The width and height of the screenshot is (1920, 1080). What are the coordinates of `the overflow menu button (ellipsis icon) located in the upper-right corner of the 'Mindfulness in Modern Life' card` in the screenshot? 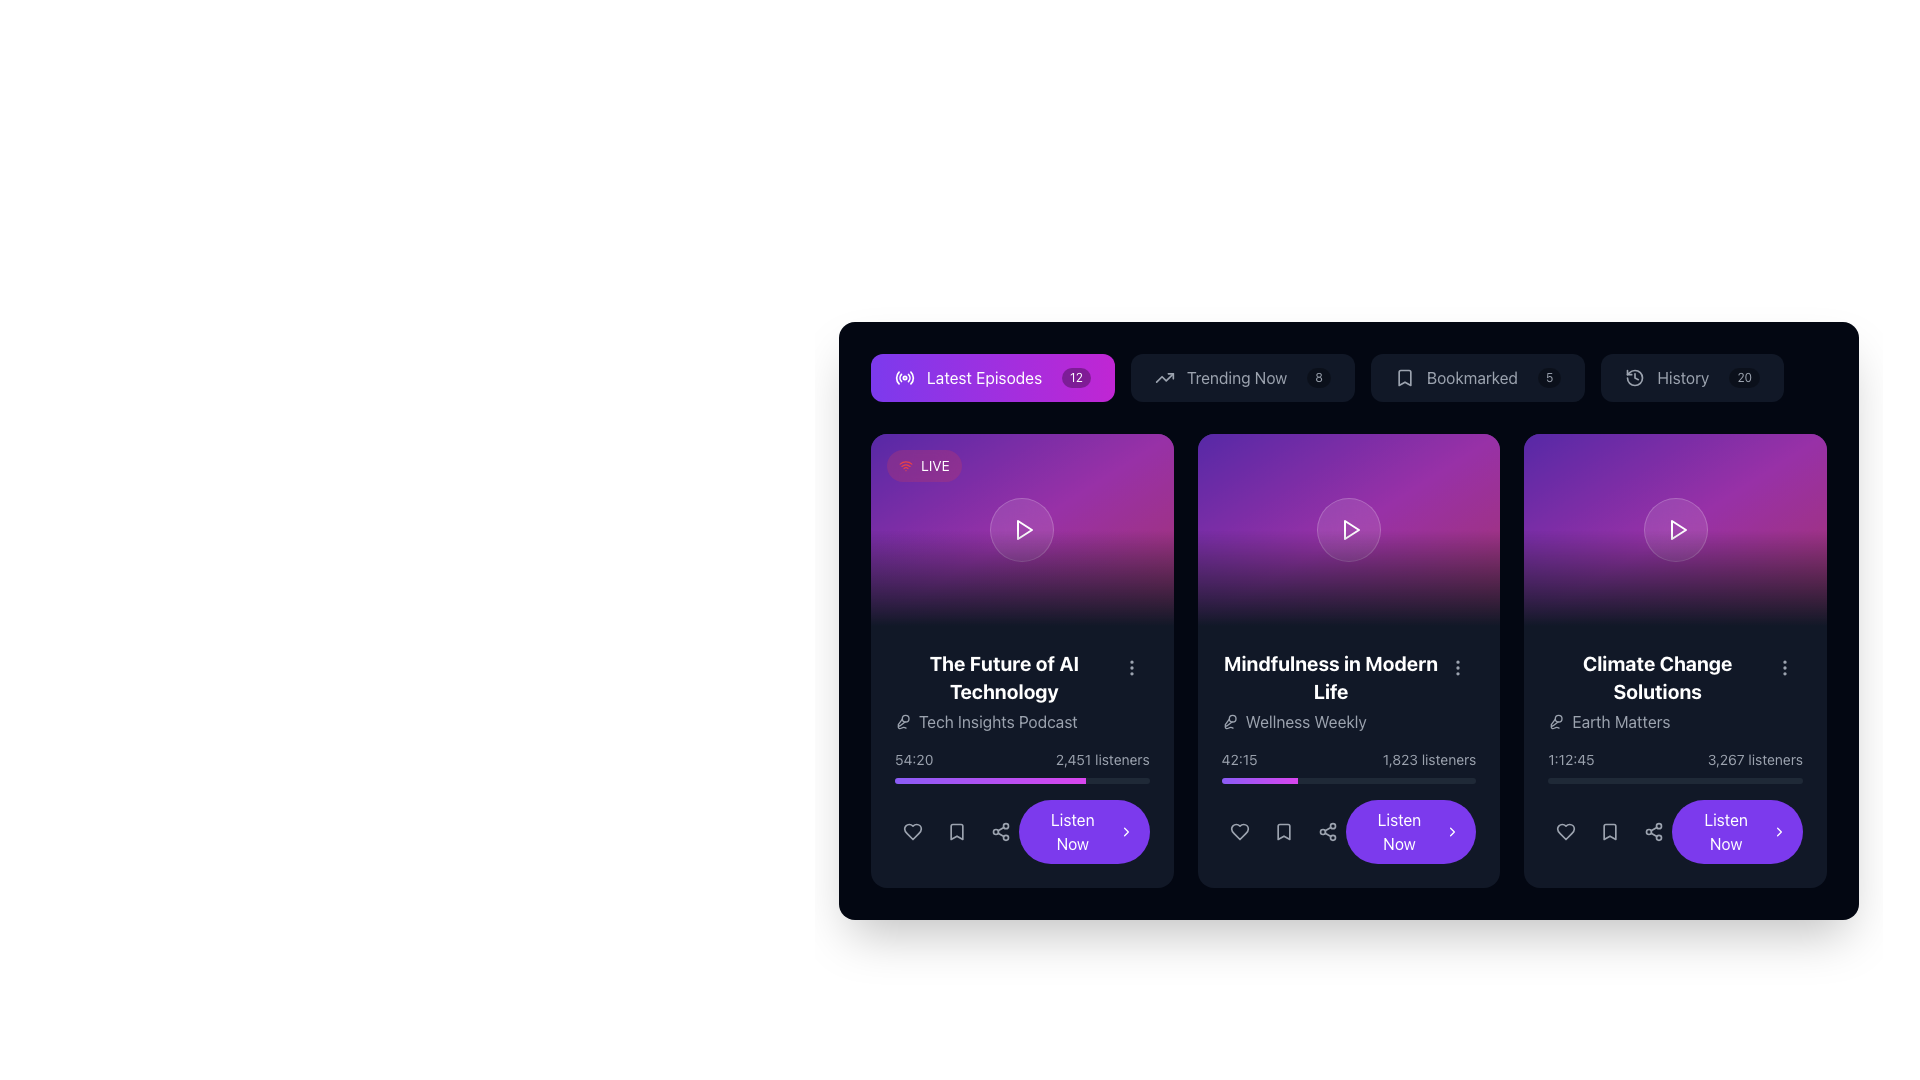 It's located at (1458, 667).